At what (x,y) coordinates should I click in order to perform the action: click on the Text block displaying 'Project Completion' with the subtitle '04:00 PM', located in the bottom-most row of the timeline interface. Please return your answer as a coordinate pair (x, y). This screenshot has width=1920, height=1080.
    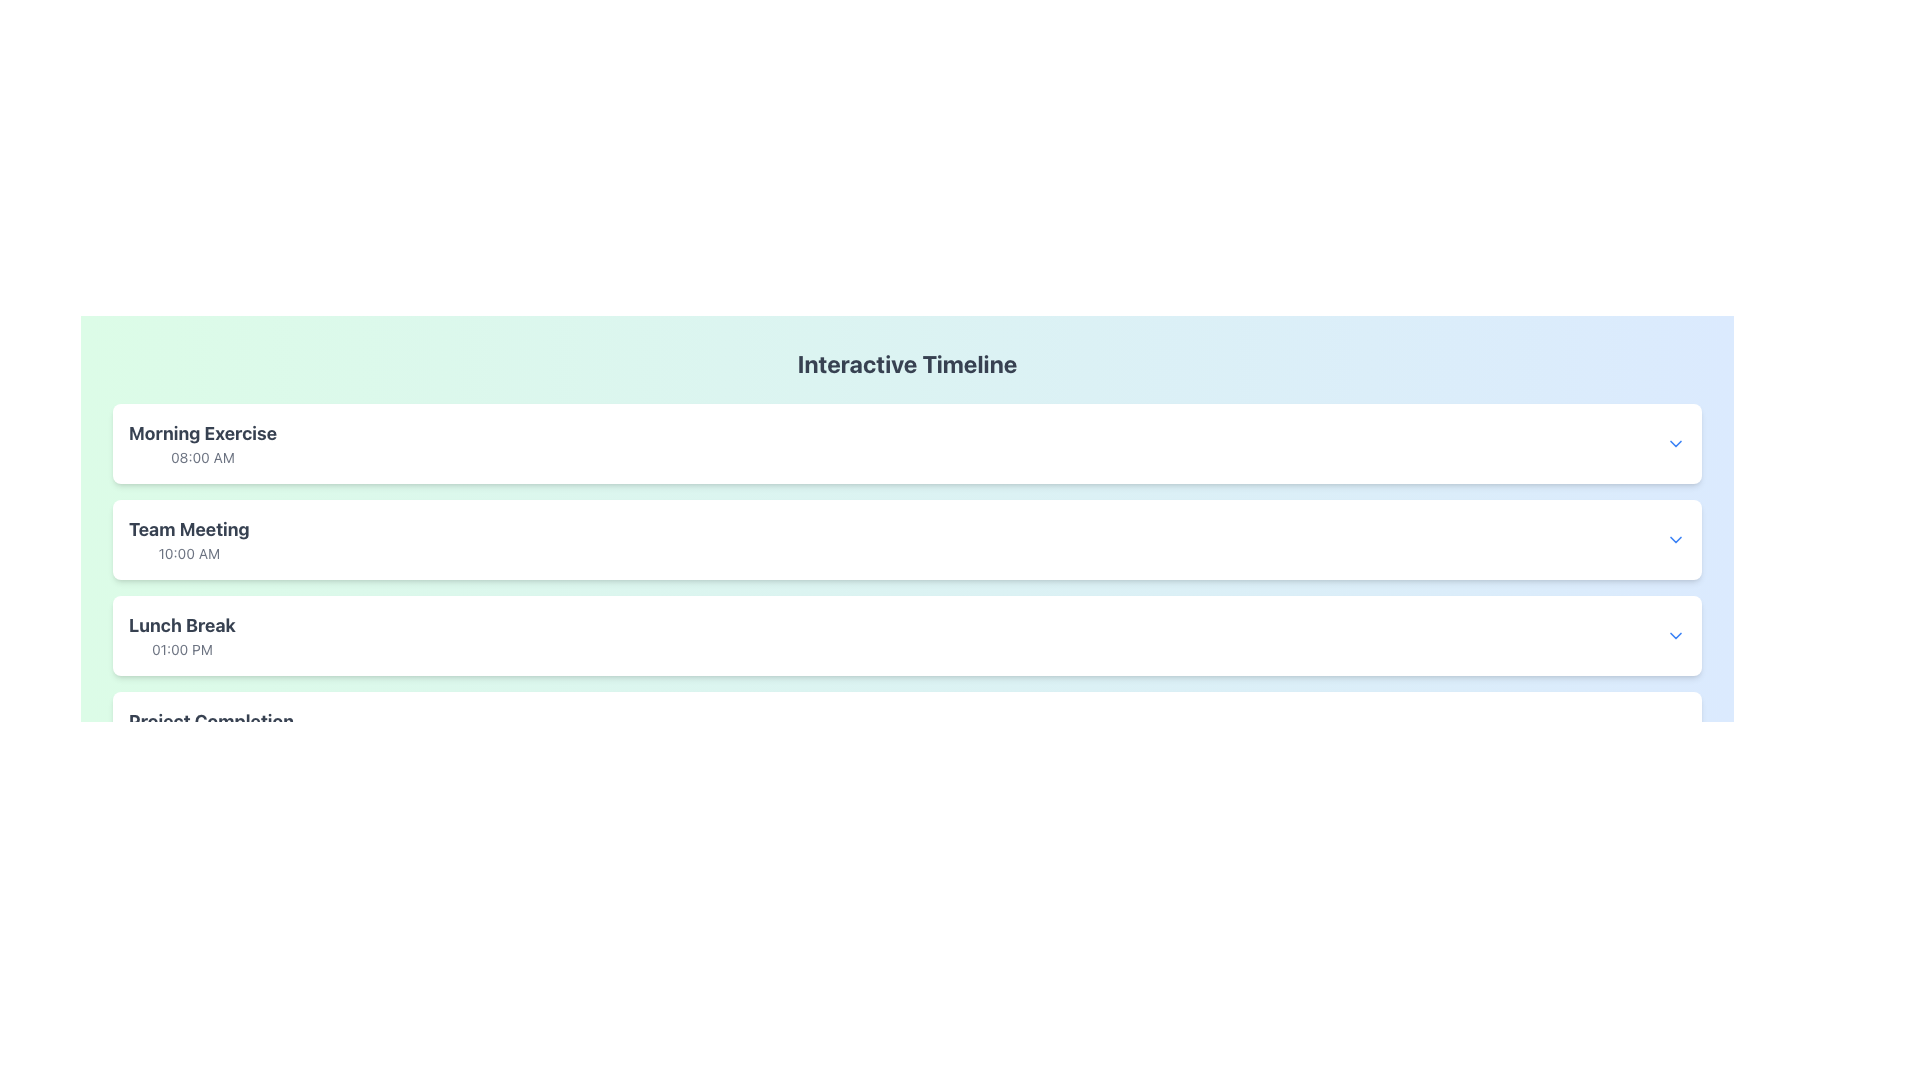
    Looking at the image, I should click on (211, 732).